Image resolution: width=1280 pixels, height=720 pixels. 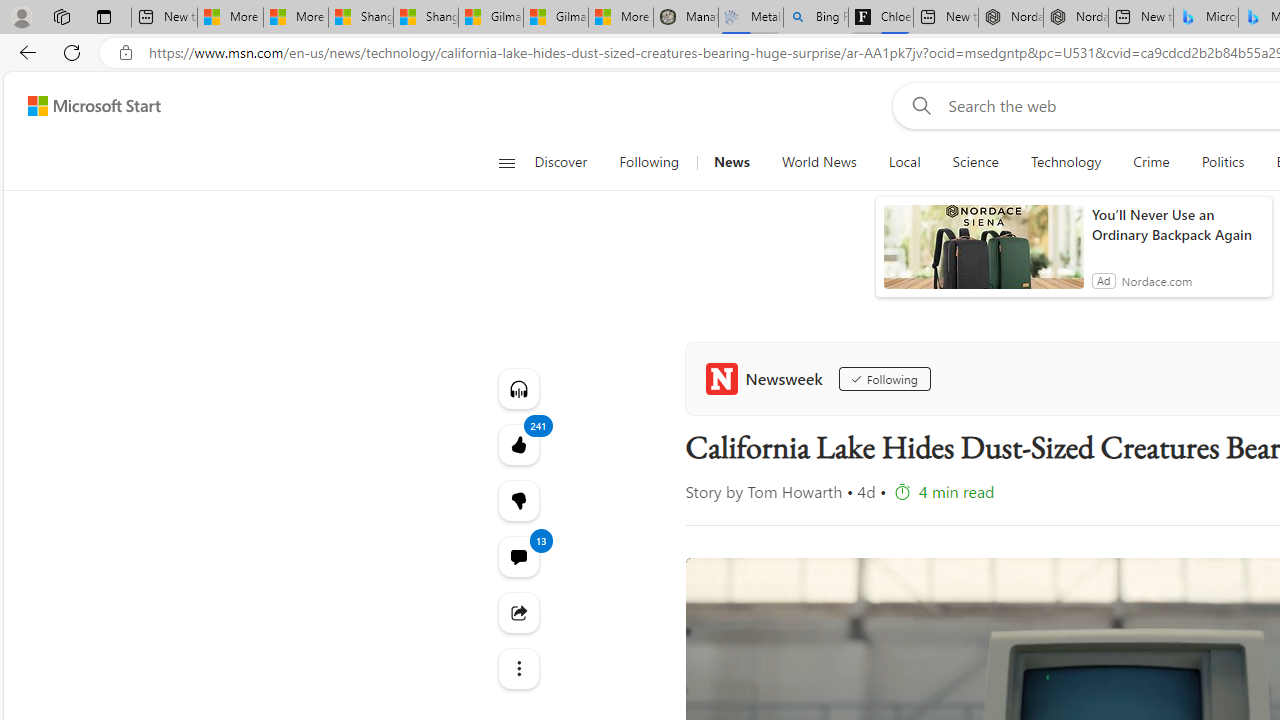 What do you see at coordinates (767, 379) in the screenshot?
I see `'Newsweek'` at bounding box center [767, 379].